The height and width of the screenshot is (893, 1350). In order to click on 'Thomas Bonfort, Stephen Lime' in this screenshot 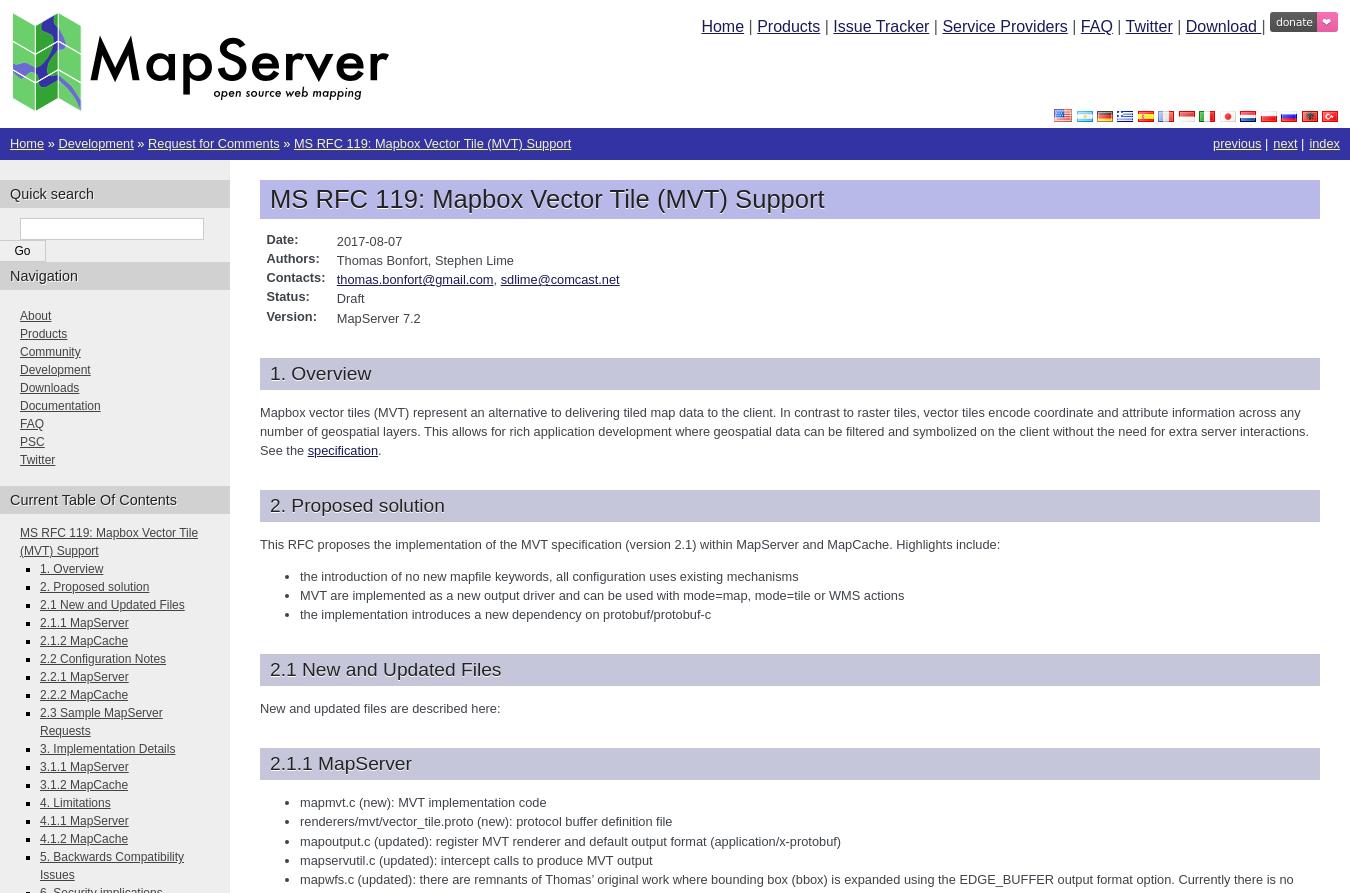, I will do `click(424, 258)`.